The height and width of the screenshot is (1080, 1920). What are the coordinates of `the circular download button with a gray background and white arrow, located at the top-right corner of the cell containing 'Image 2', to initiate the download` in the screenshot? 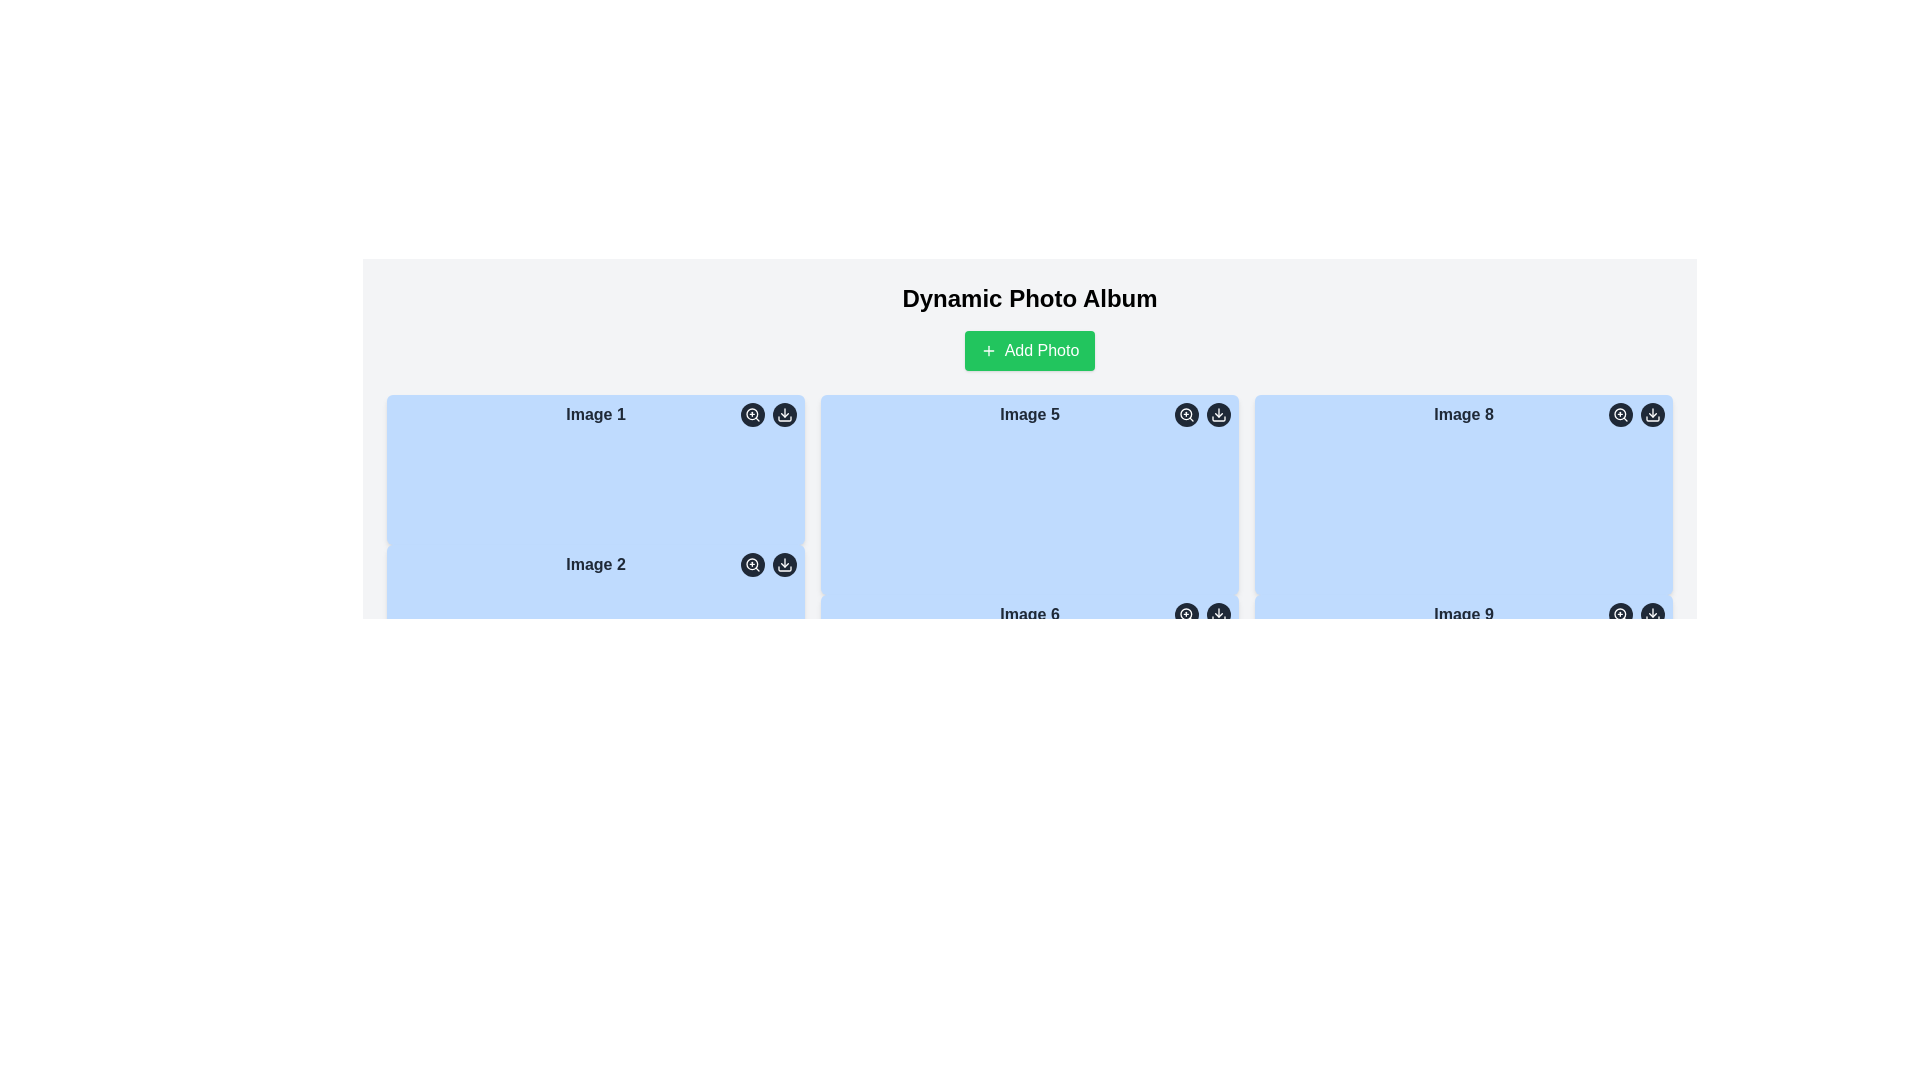 It's located at (784, 564).